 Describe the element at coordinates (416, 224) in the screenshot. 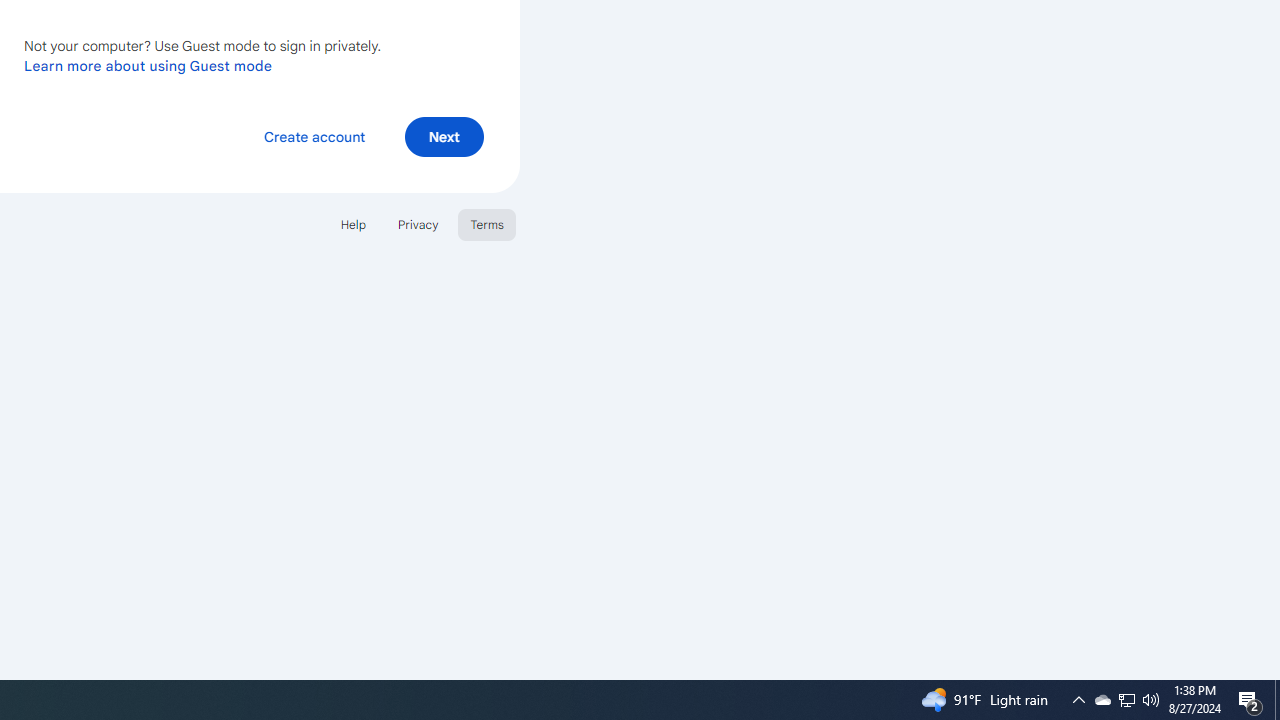

I see `'Privacy'` at that location.